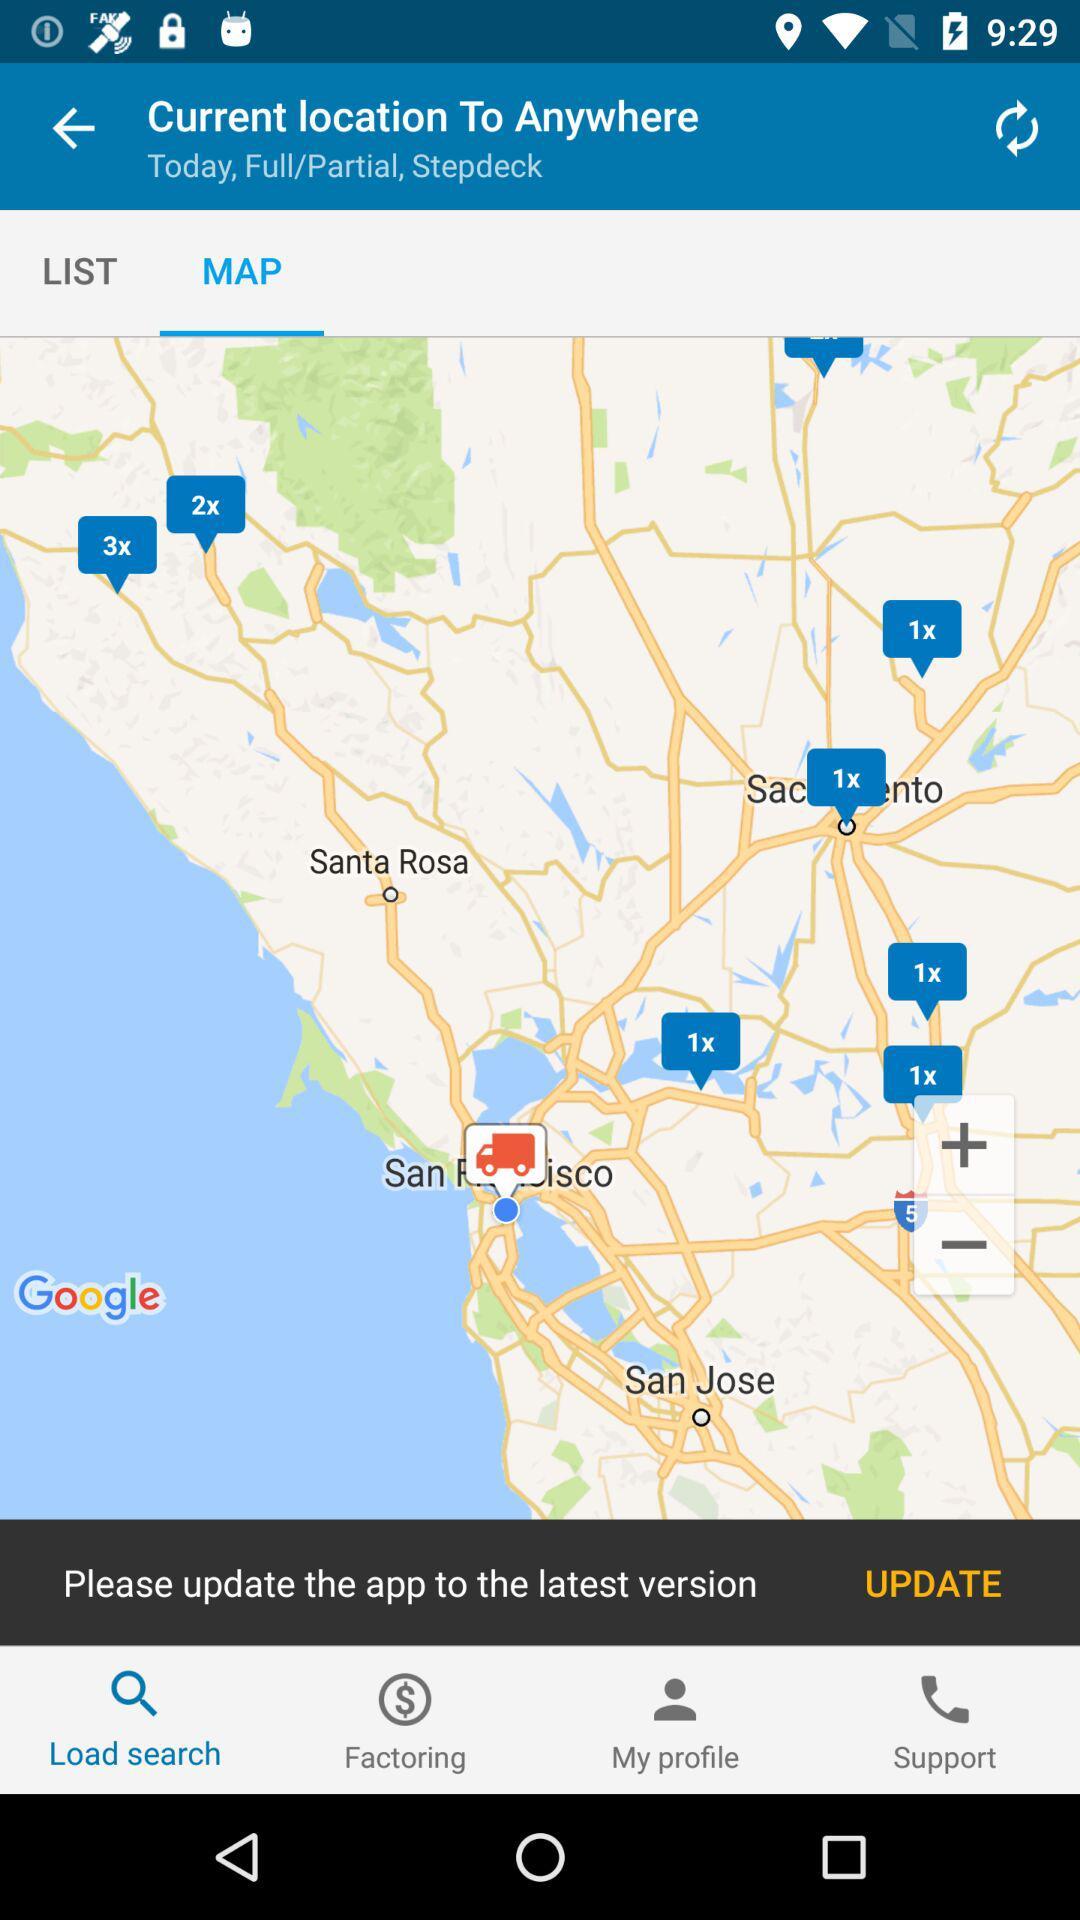 This screenshot has width=1080, height=1920. What do you see at coordinates (675, 1719) in the screenshot?
I see `icon to the left of support` at bounding box center [675, 1719].